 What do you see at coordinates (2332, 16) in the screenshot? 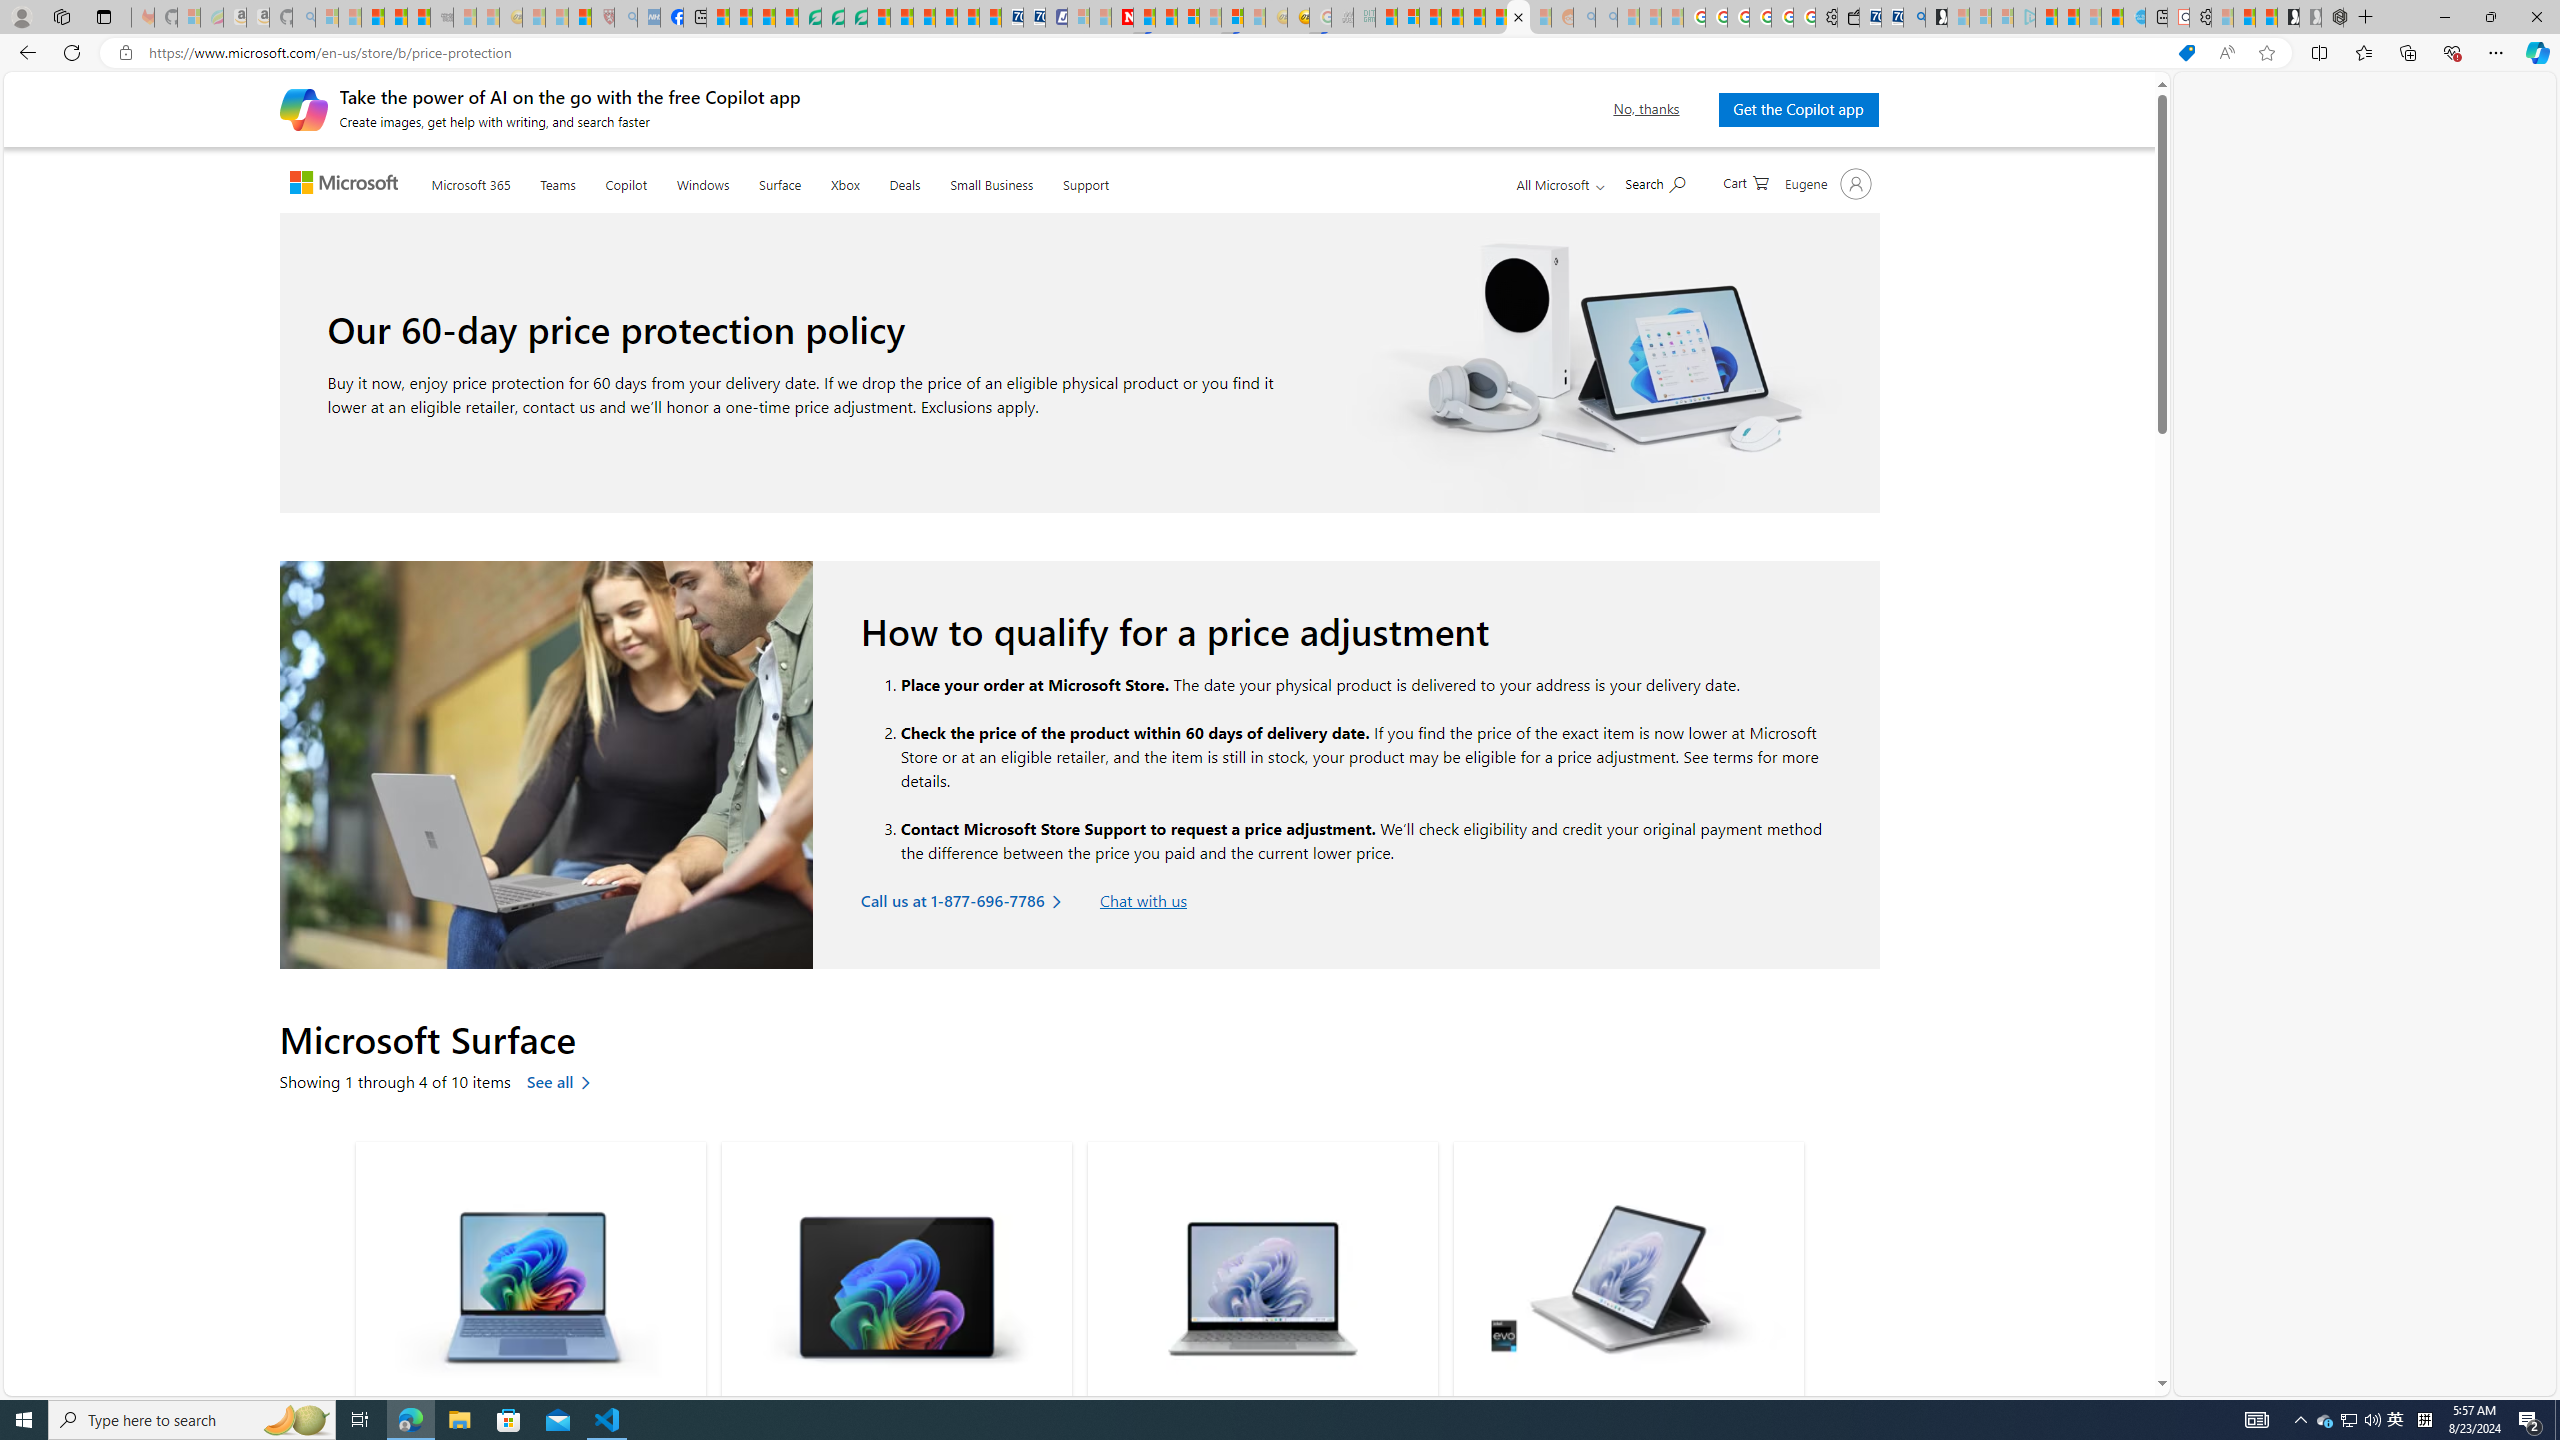
I see `'Nordace - Nordace Siena Is Not An Ordinary Backpack'` at bounding box center [2332, 16].